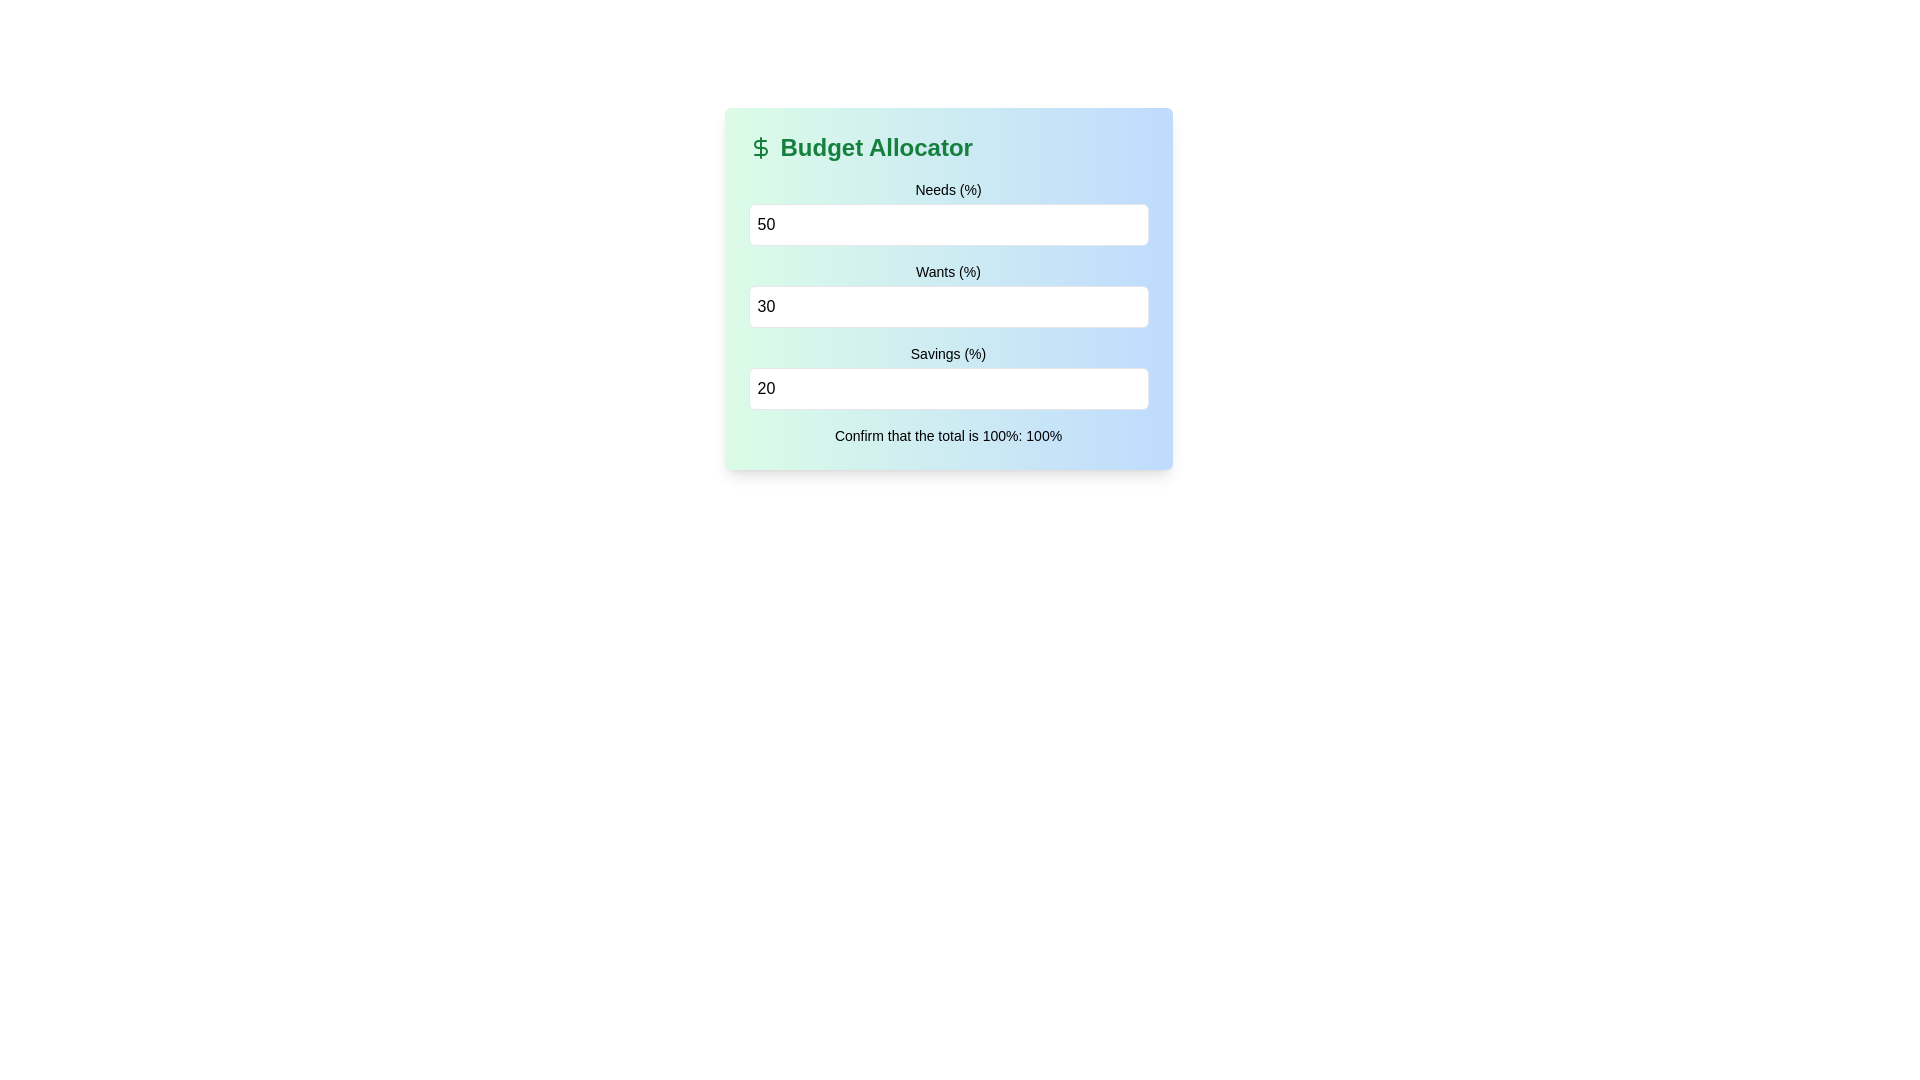  Describe the element at coordinates (947, 294) in the screenshot. I see `the Numeric Input Field labeled 'Wants (%)'` at that location.